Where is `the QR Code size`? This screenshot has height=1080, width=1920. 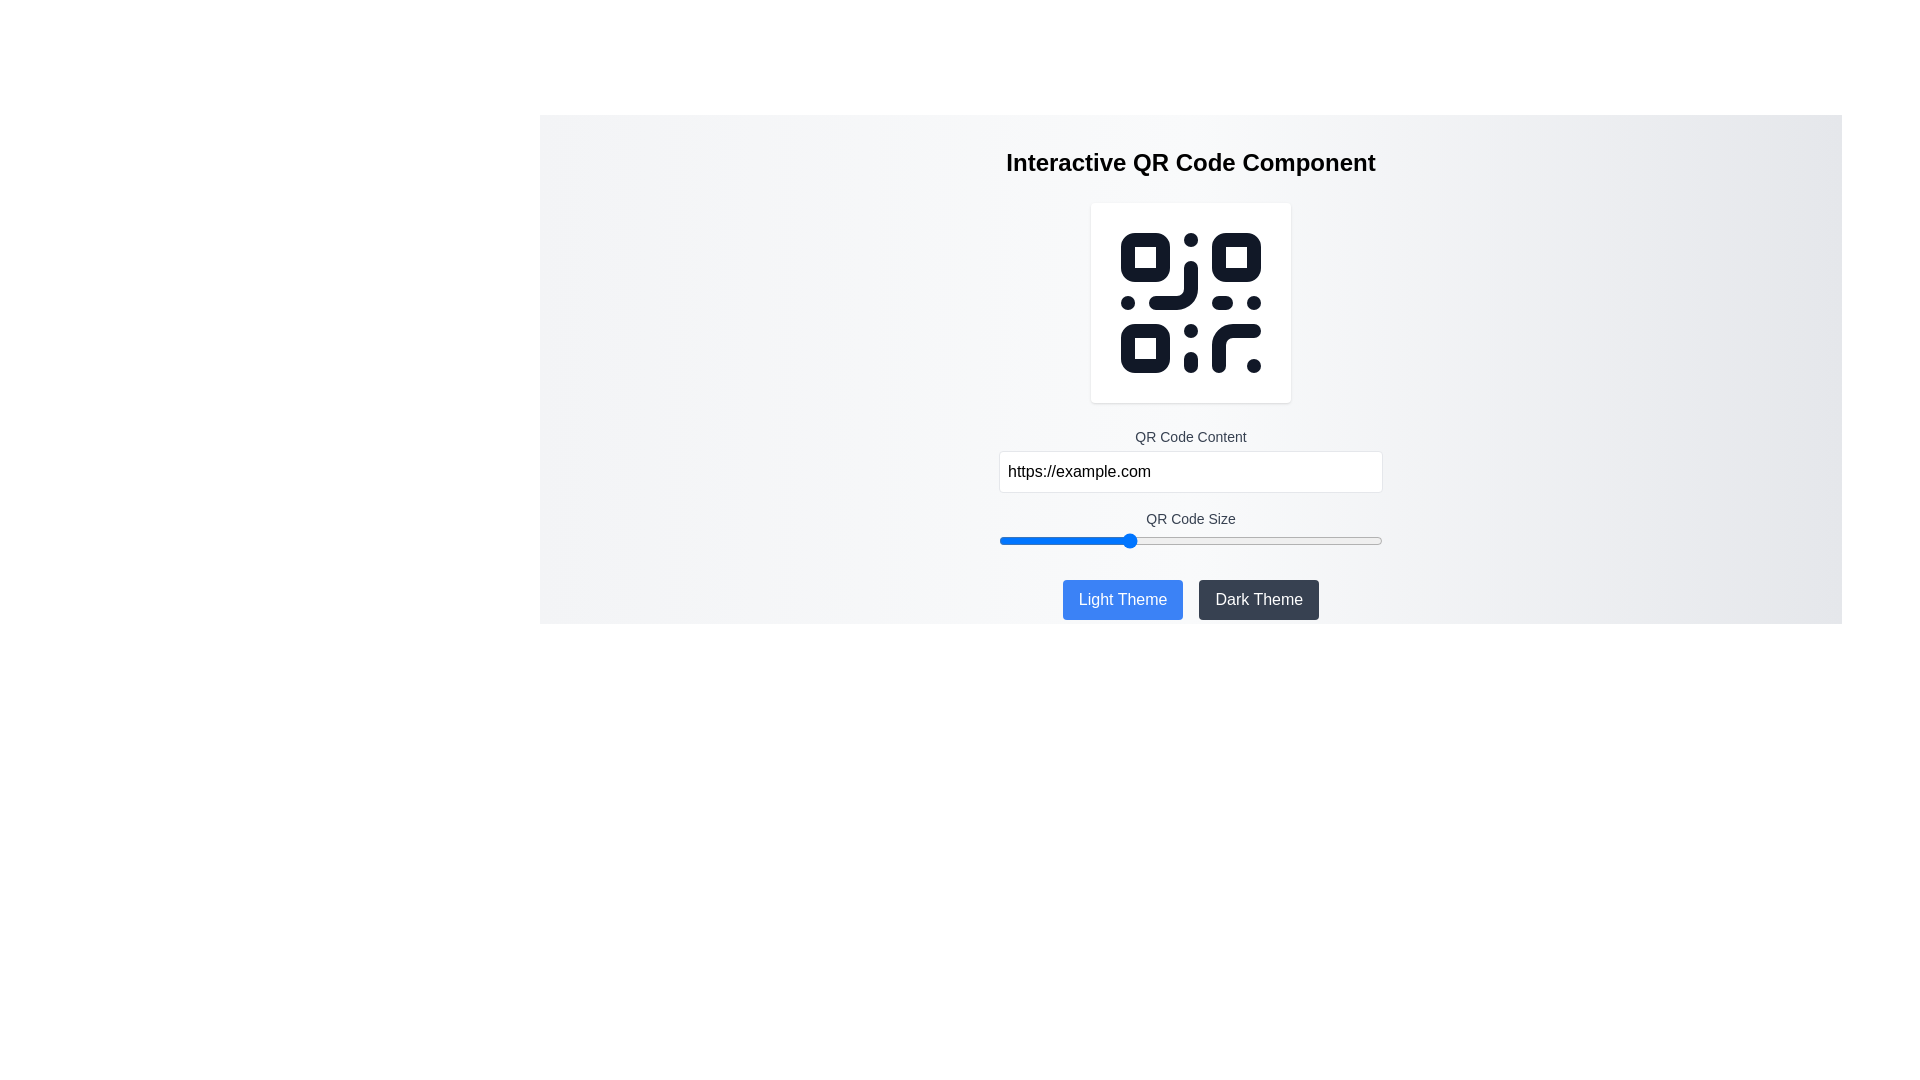 the QR Code size is located at coordinates (1047, 540).